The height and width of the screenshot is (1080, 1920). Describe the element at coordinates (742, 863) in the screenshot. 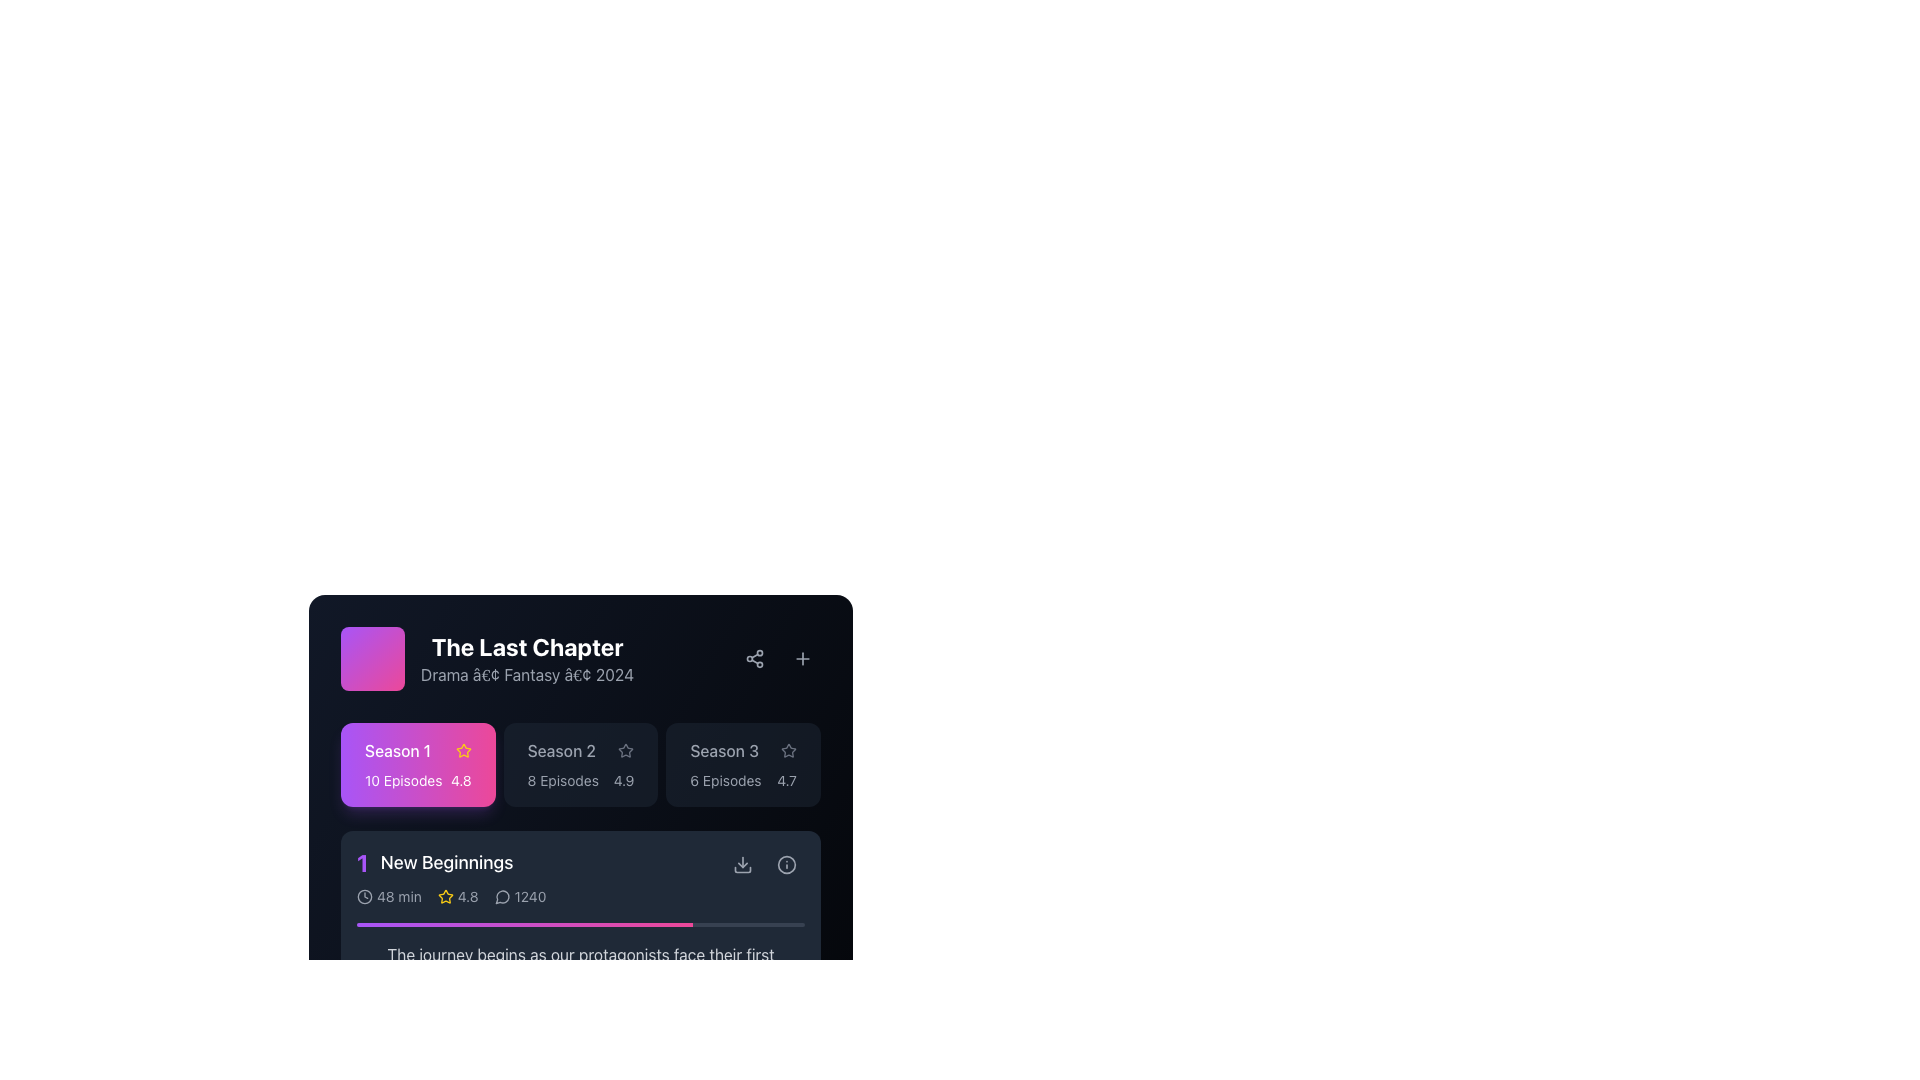

I see `the Icon button located at the bottom right of the 'New Beginnings' list entry to change its appearance` at that location.